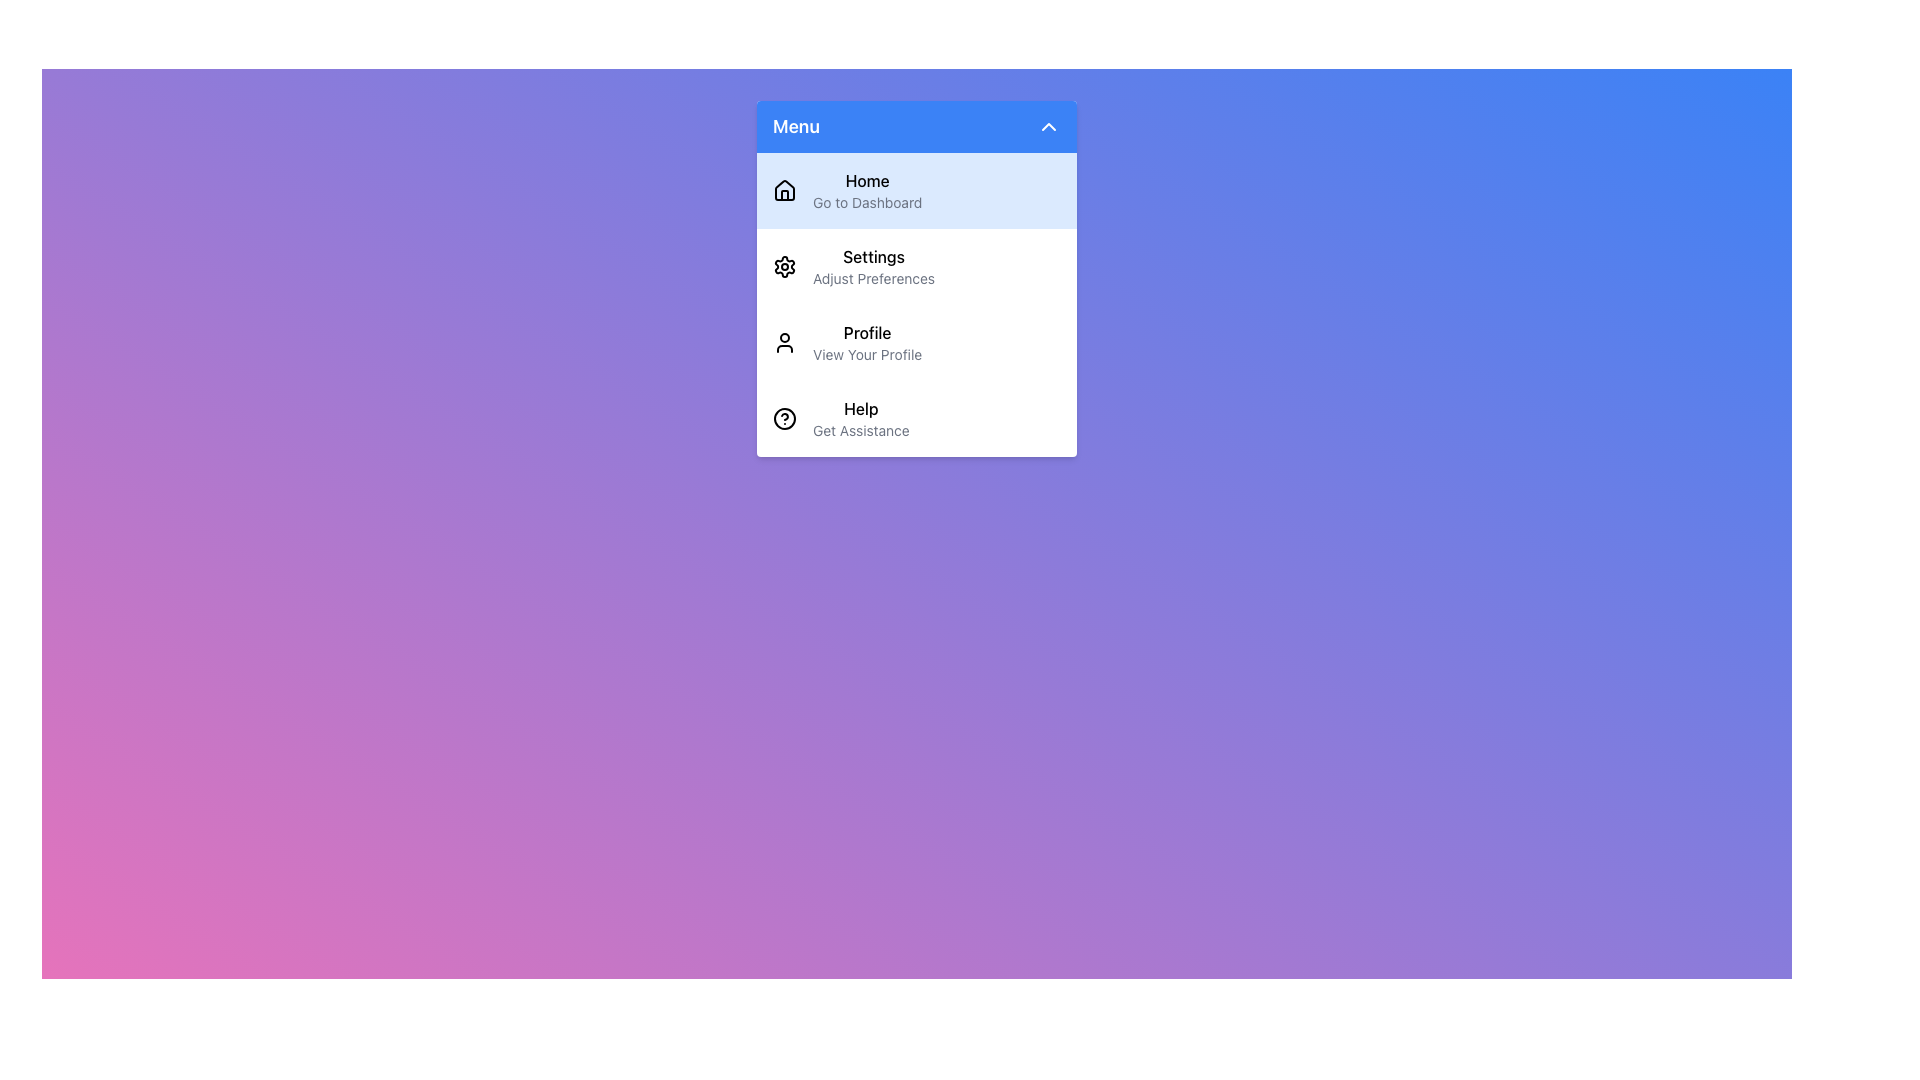  What do you see at coordinates (784, 265) in the screenshot?
I see `the settings cogwheel icon, which is the second item in the vertical menu list labeled 'Settings'` at bounding box center [784, 265].